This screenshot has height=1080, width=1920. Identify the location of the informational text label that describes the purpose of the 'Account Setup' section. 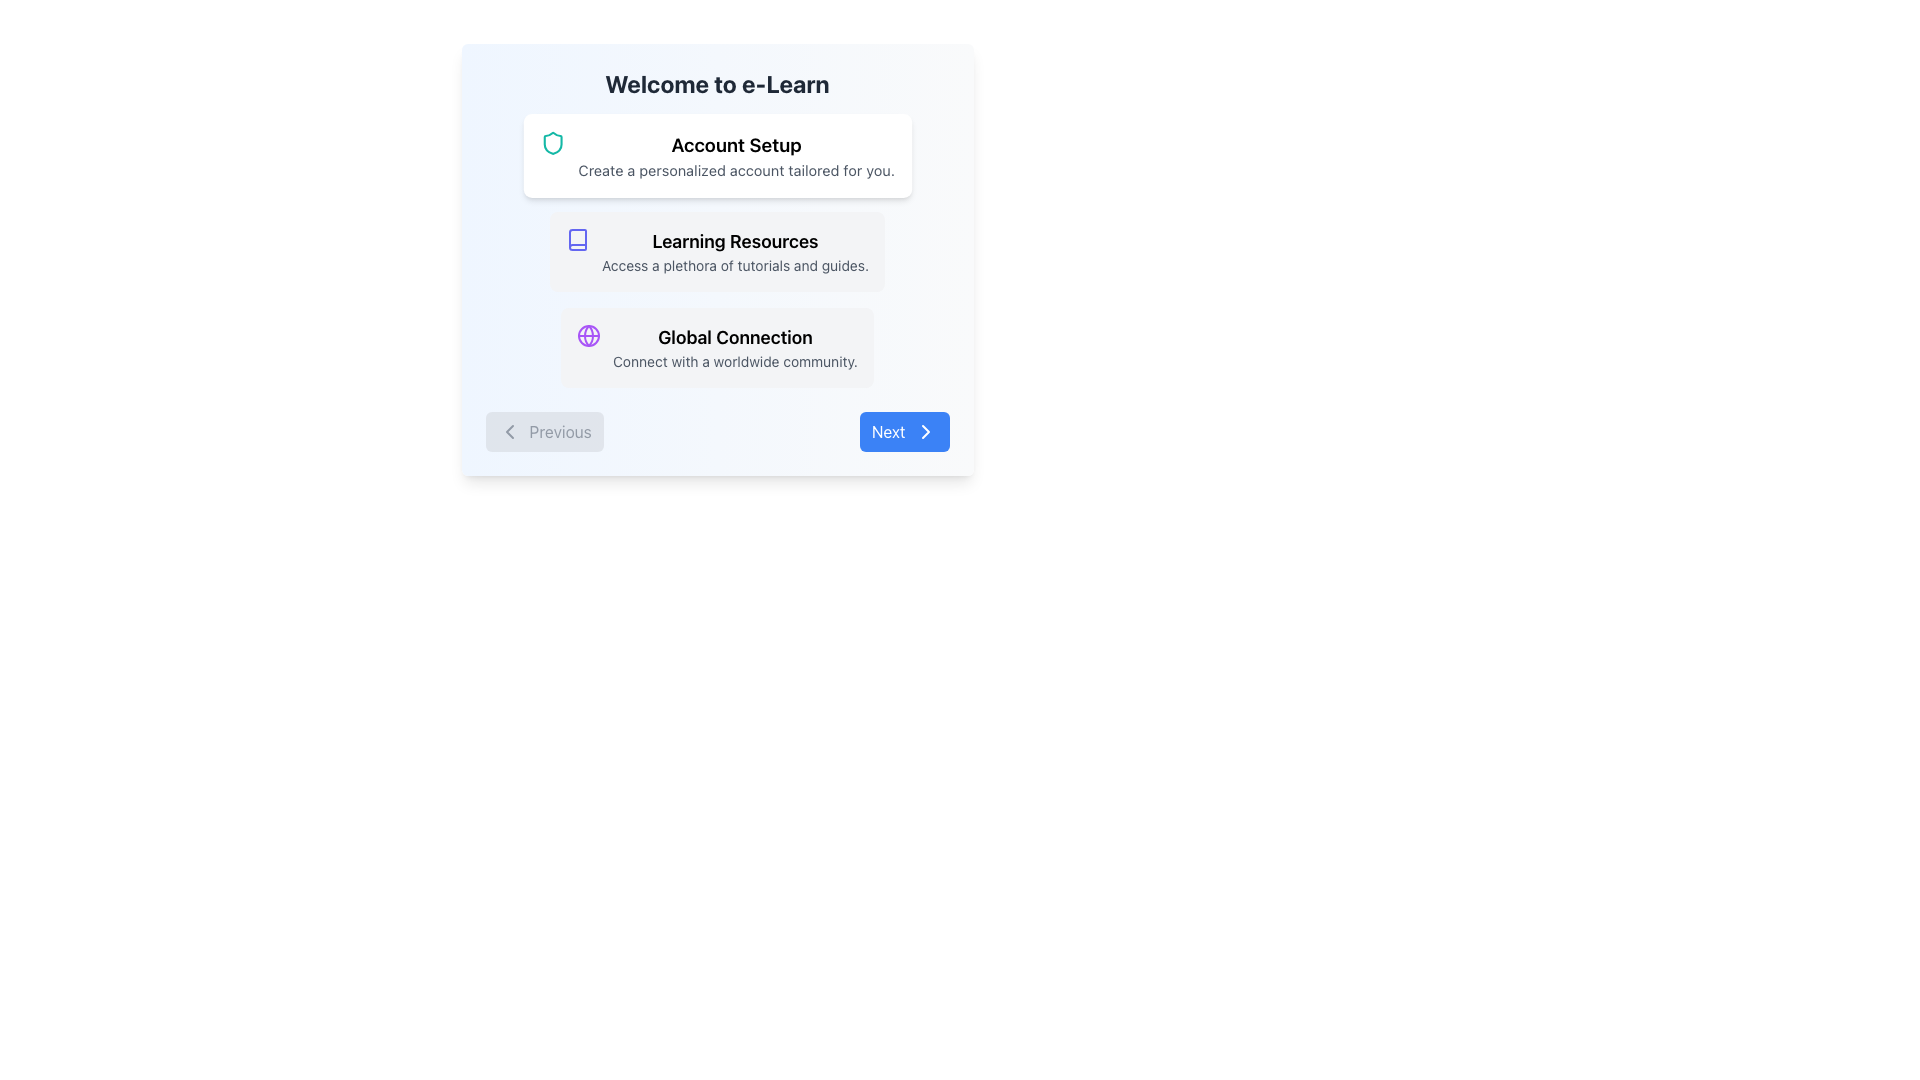
(735, 169).